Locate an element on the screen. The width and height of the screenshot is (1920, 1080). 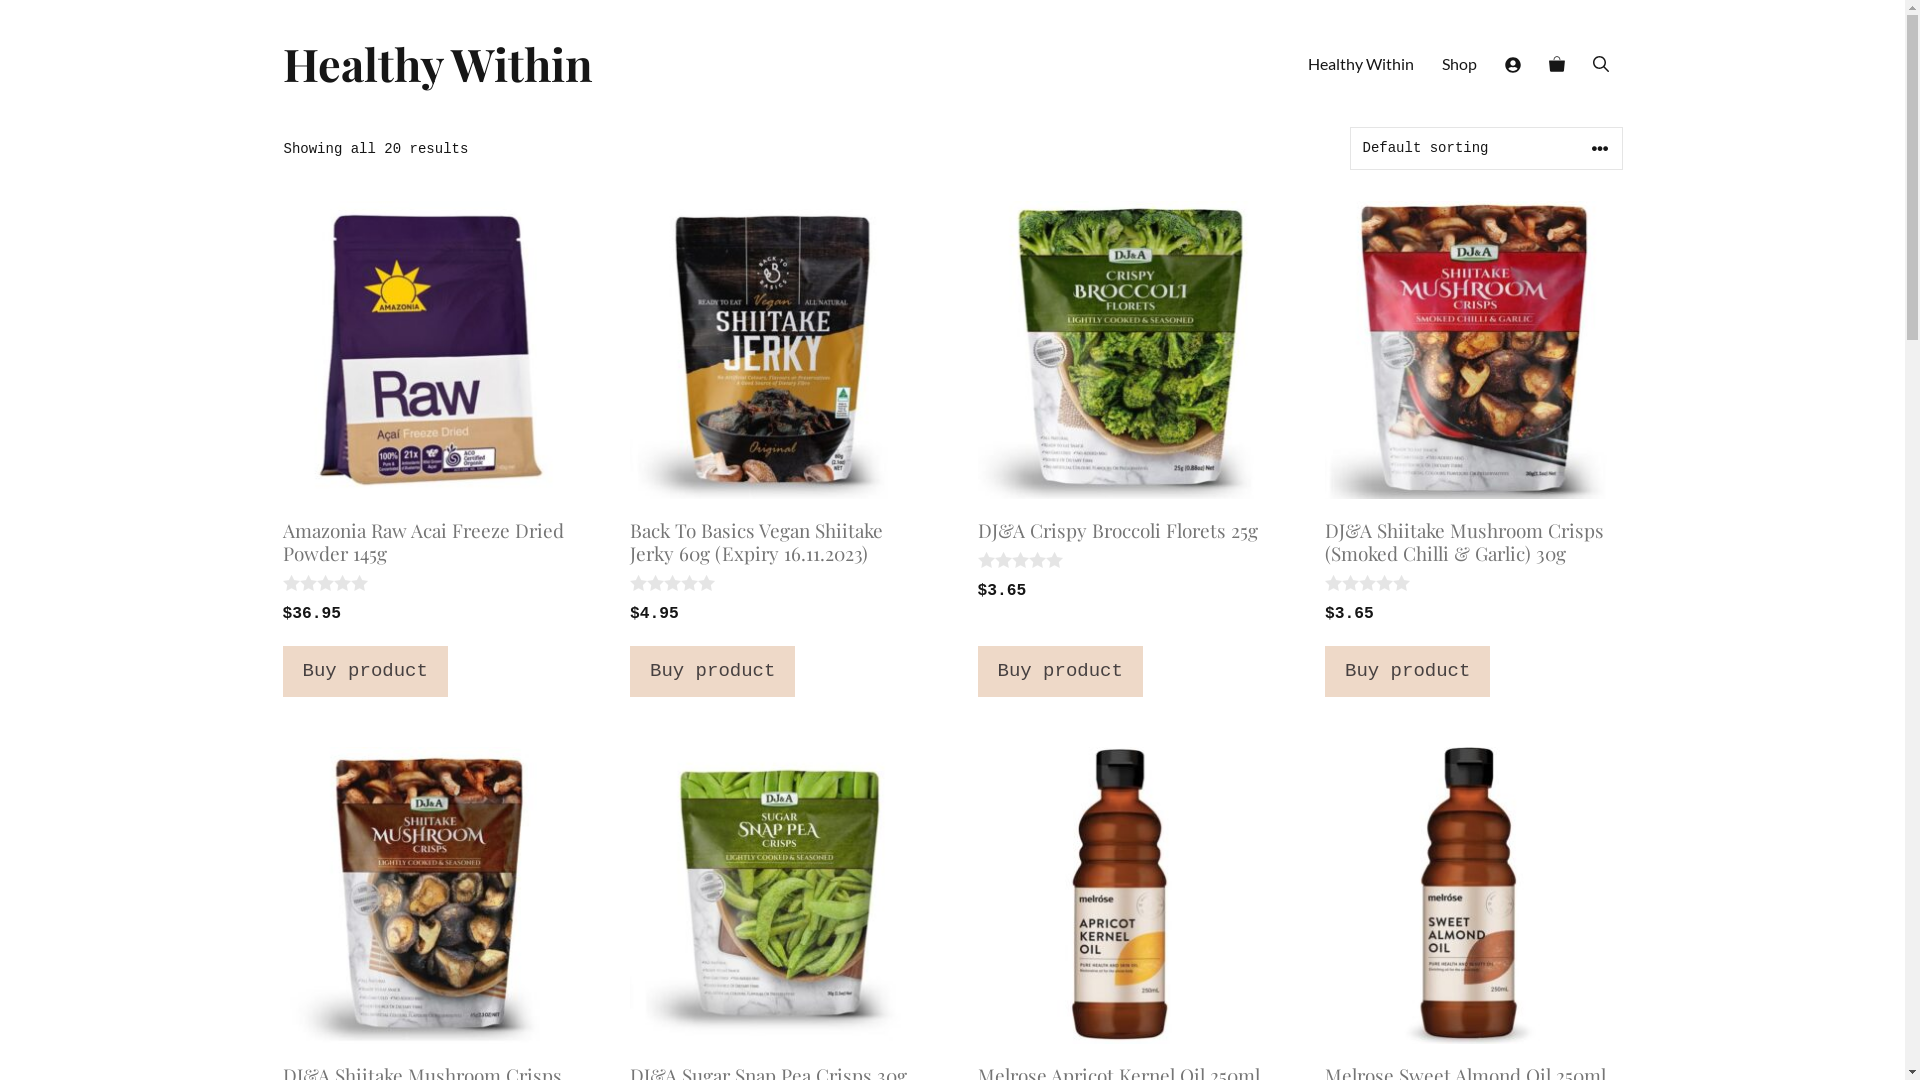
'Shop' is located at coordinates (1459, 62).